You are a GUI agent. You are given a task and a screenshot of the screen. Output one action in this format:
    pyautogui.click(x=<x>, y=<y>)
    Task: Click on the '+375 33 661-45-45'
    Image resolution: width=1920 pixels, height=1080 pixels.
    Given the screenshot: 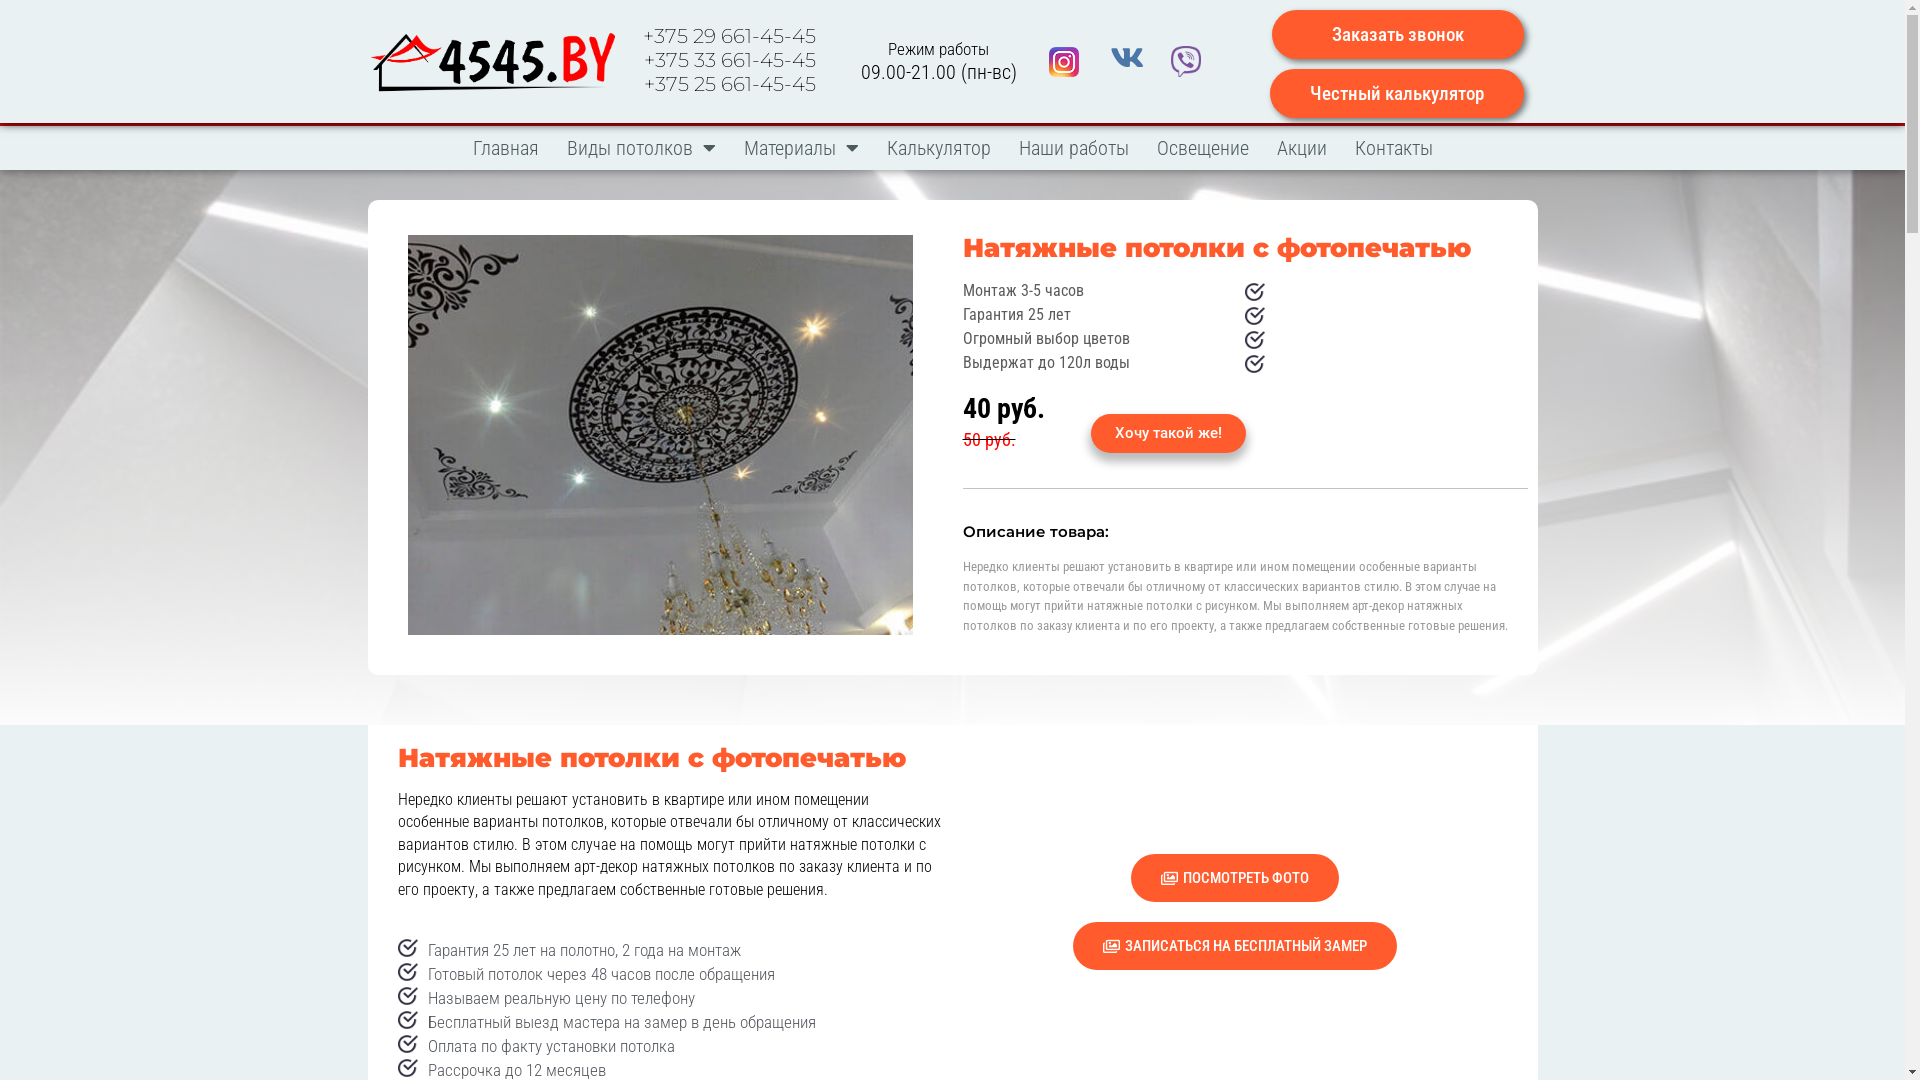 What is the action you would take?
    pyautogui.click(x=728, y=59)
    